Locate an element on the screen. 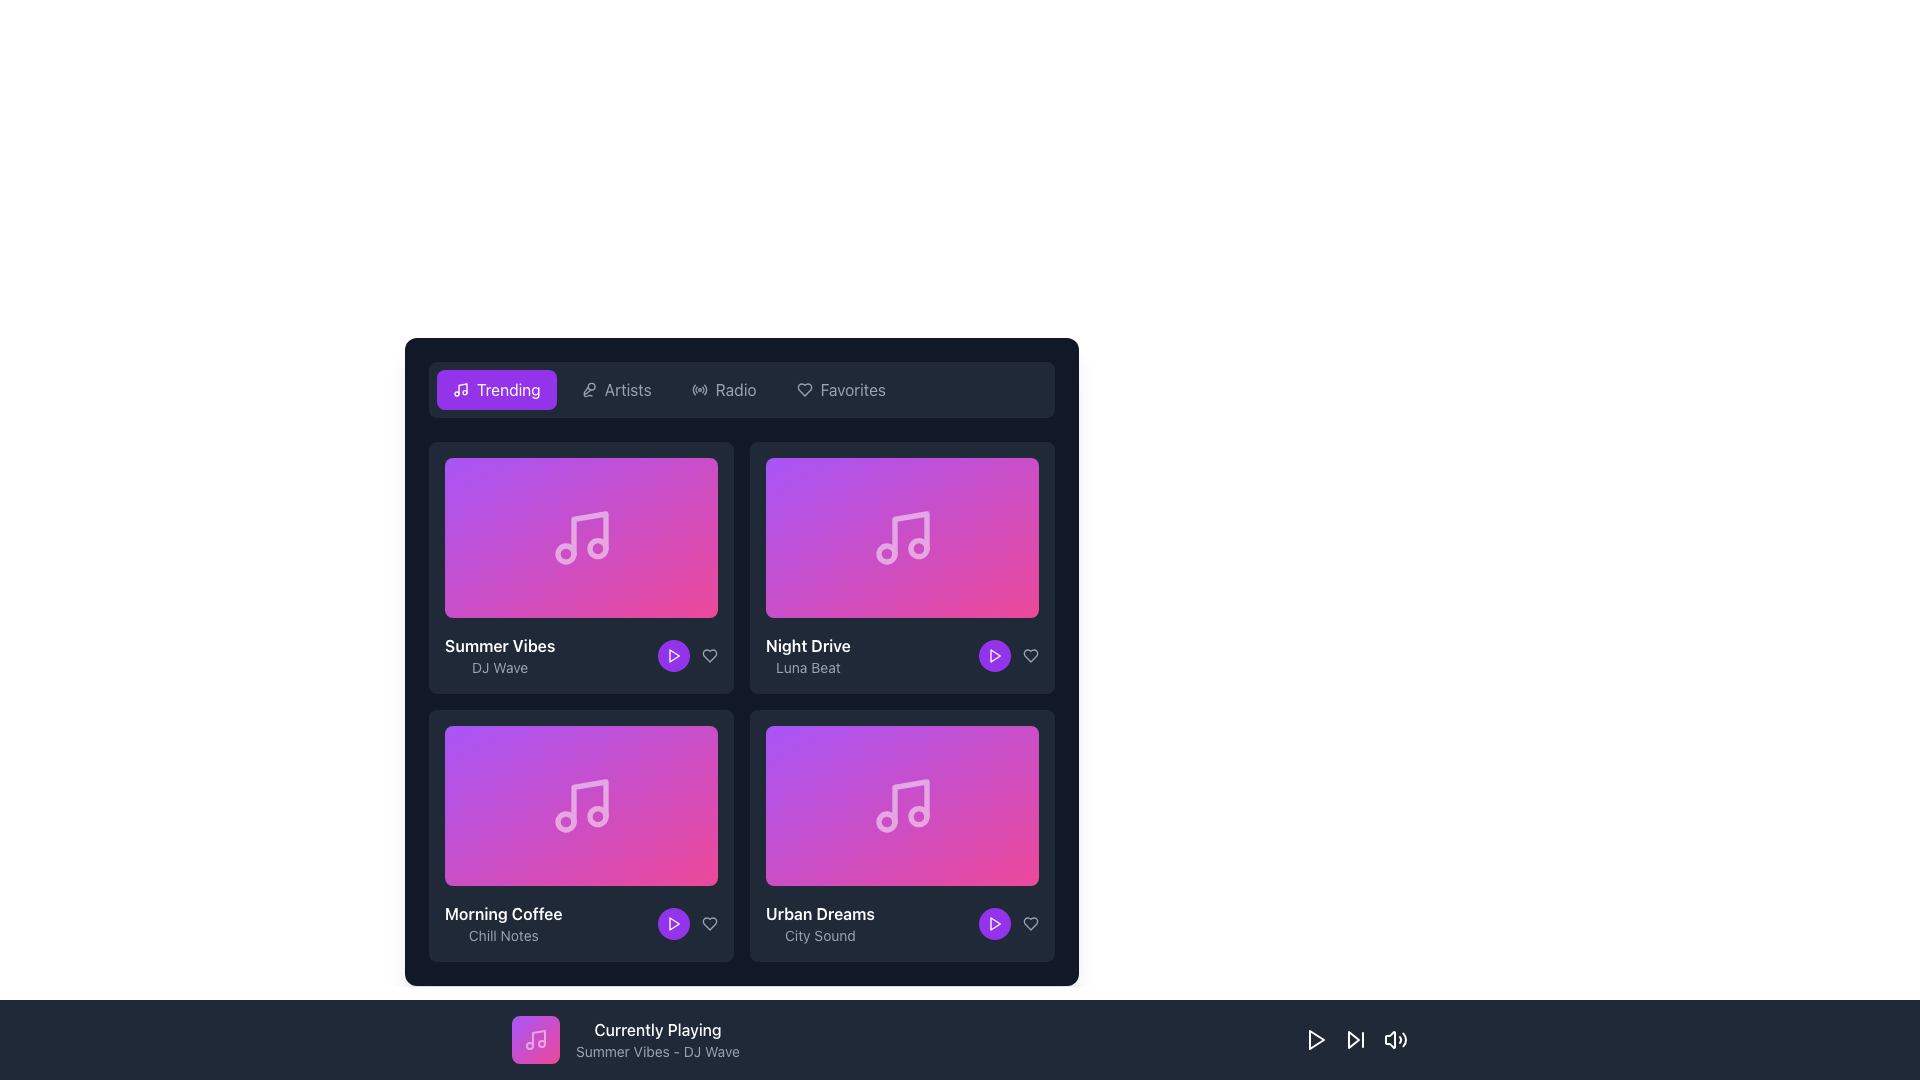 The image size is (1920, 1080). the 'Radio' icon (SVG graphic) located to the left of the 'Radio' navigation text is located at coordinates (699, 389).